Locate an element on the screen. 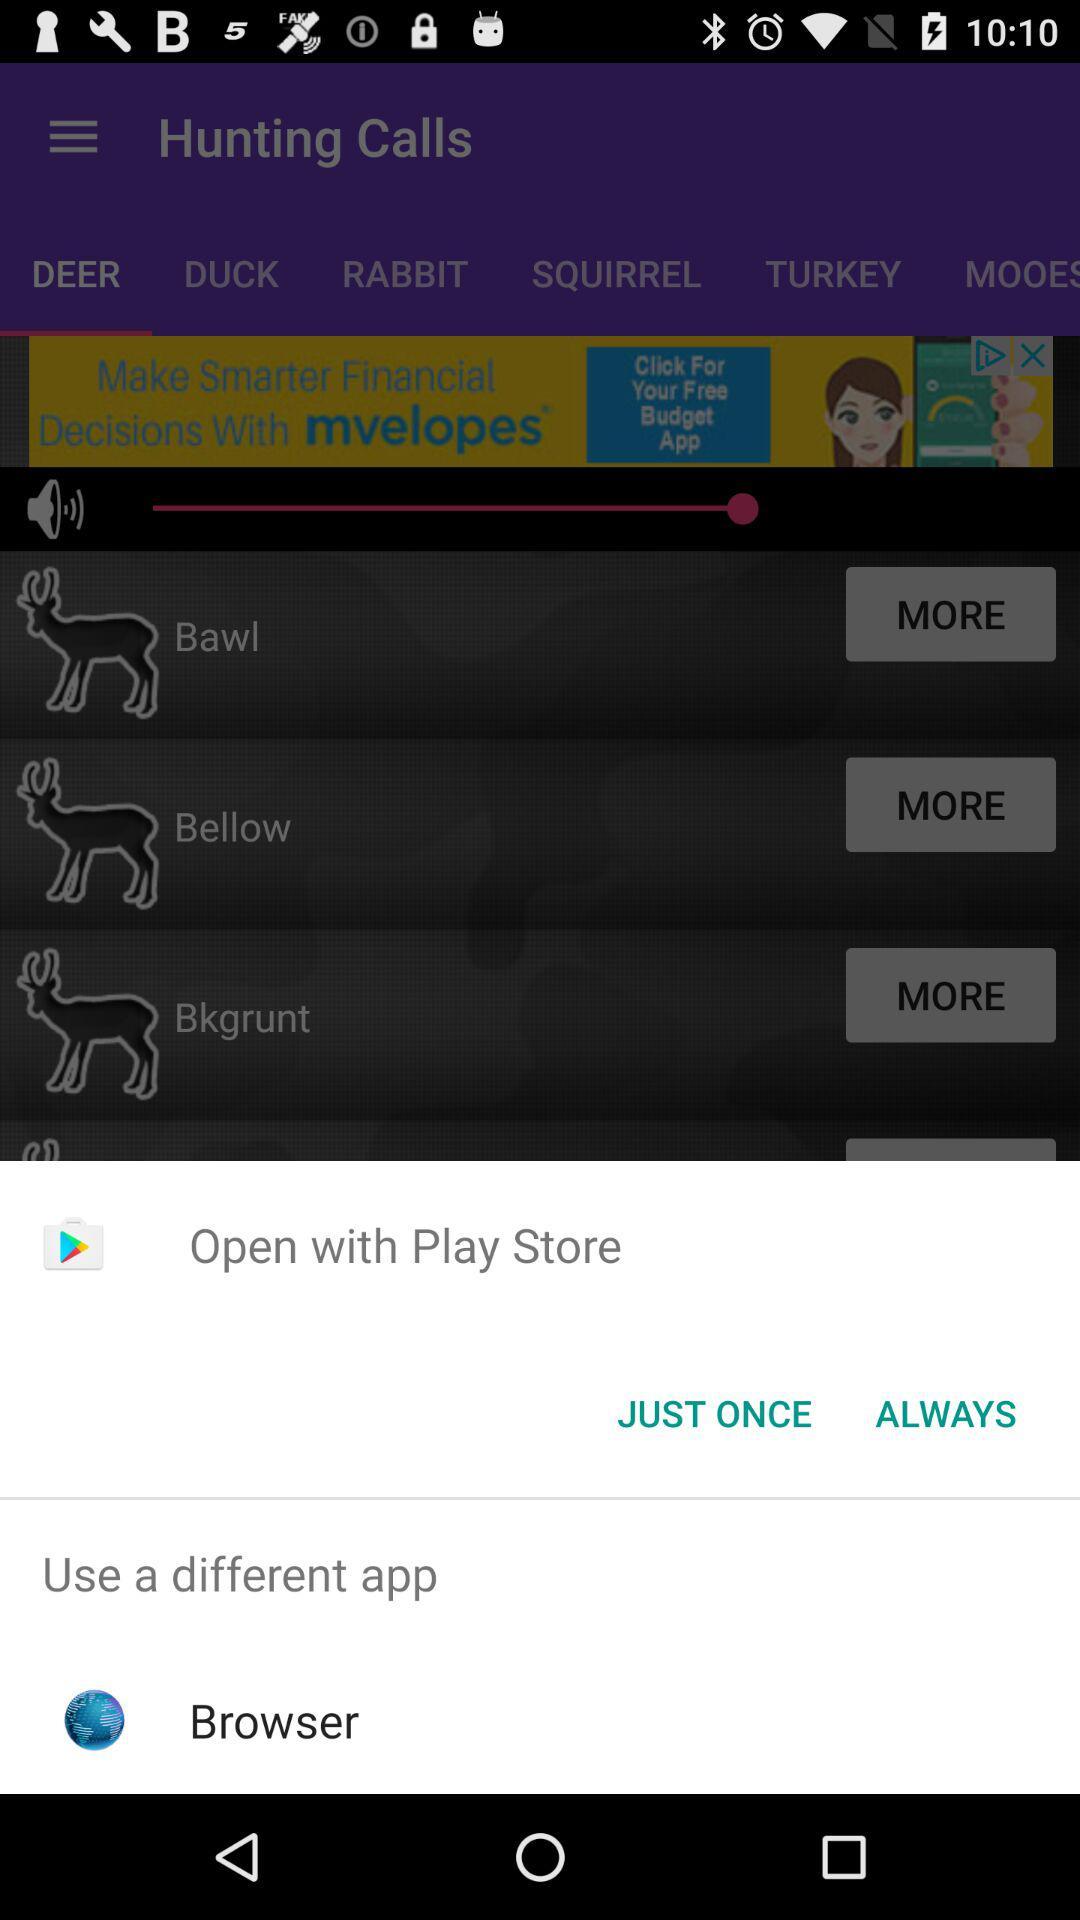 This screenshot has width=1080, height=1920. app above browser item is located at coordinates (540, 1572).